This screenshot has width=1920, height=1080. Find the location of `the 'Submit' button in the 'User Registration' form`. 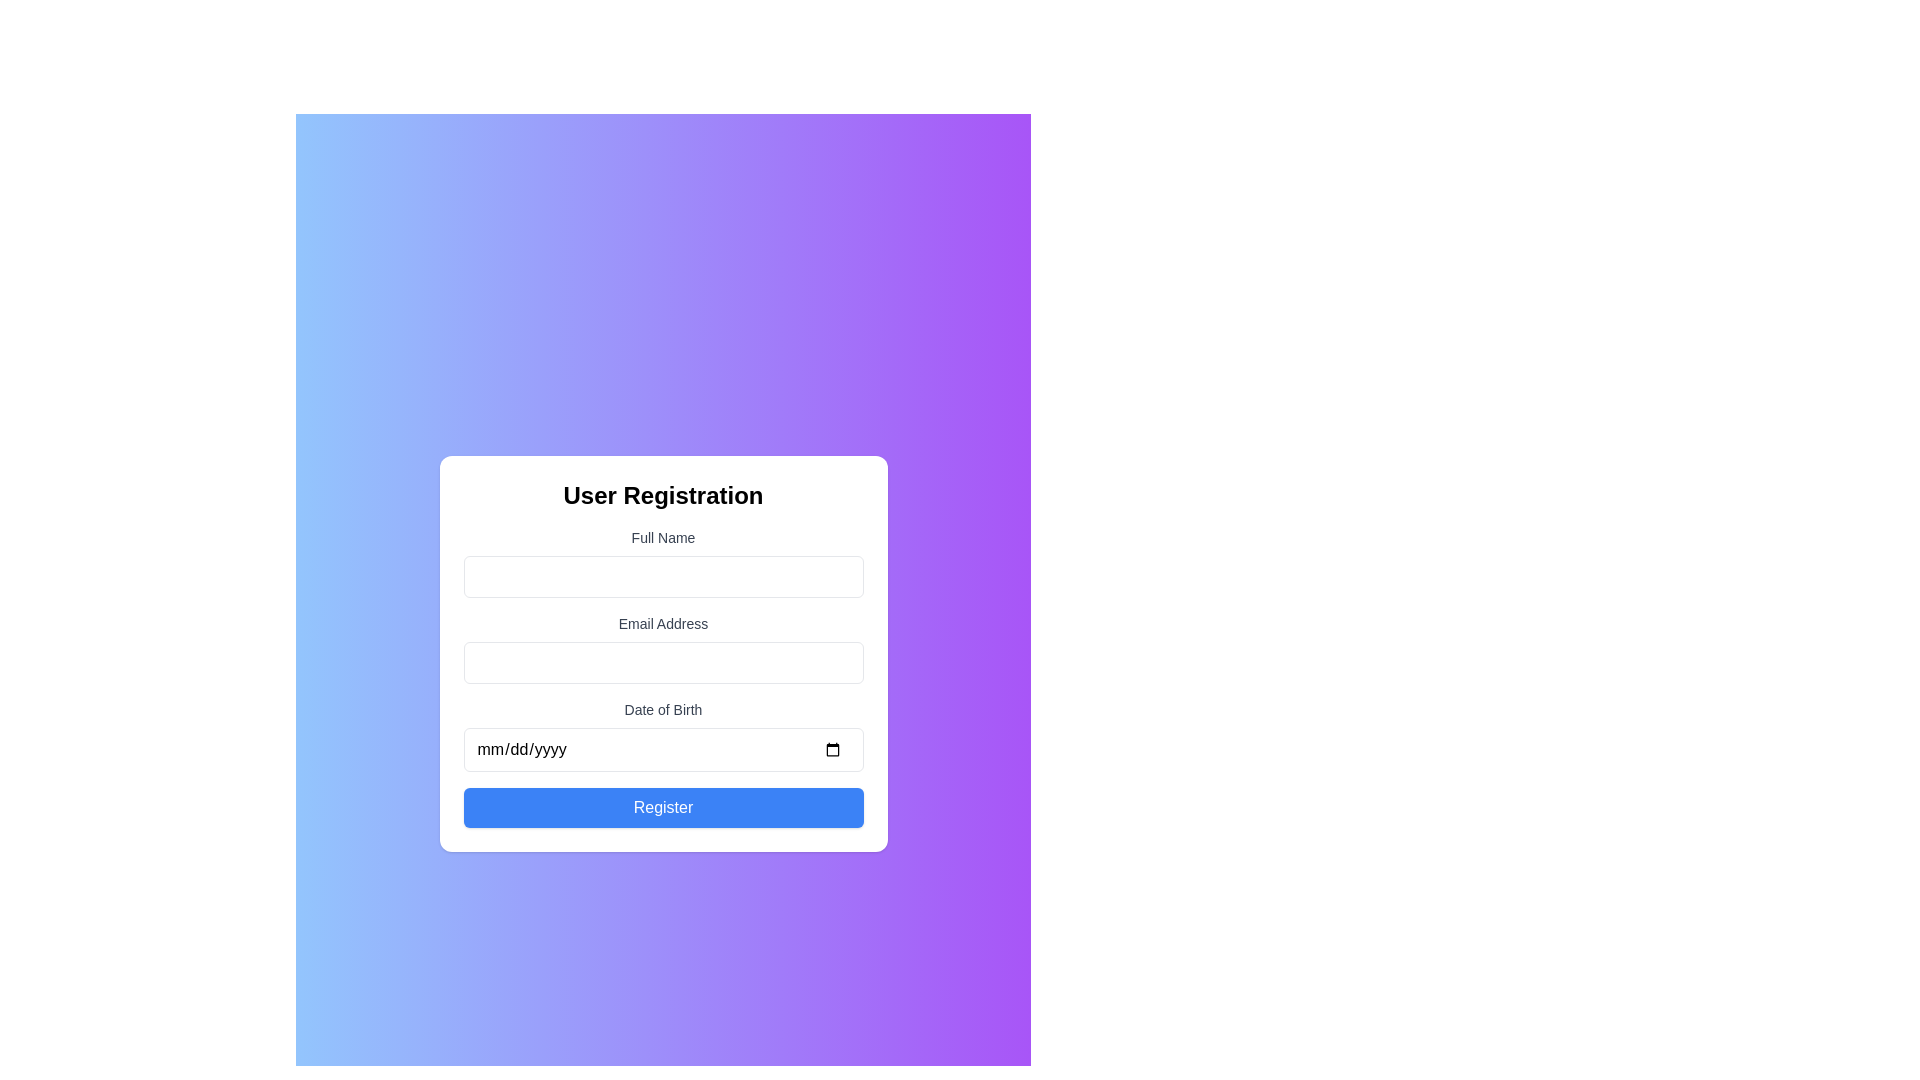

the 'Submit' button in the 'User Registration' form is located at coordinates (663, 806).